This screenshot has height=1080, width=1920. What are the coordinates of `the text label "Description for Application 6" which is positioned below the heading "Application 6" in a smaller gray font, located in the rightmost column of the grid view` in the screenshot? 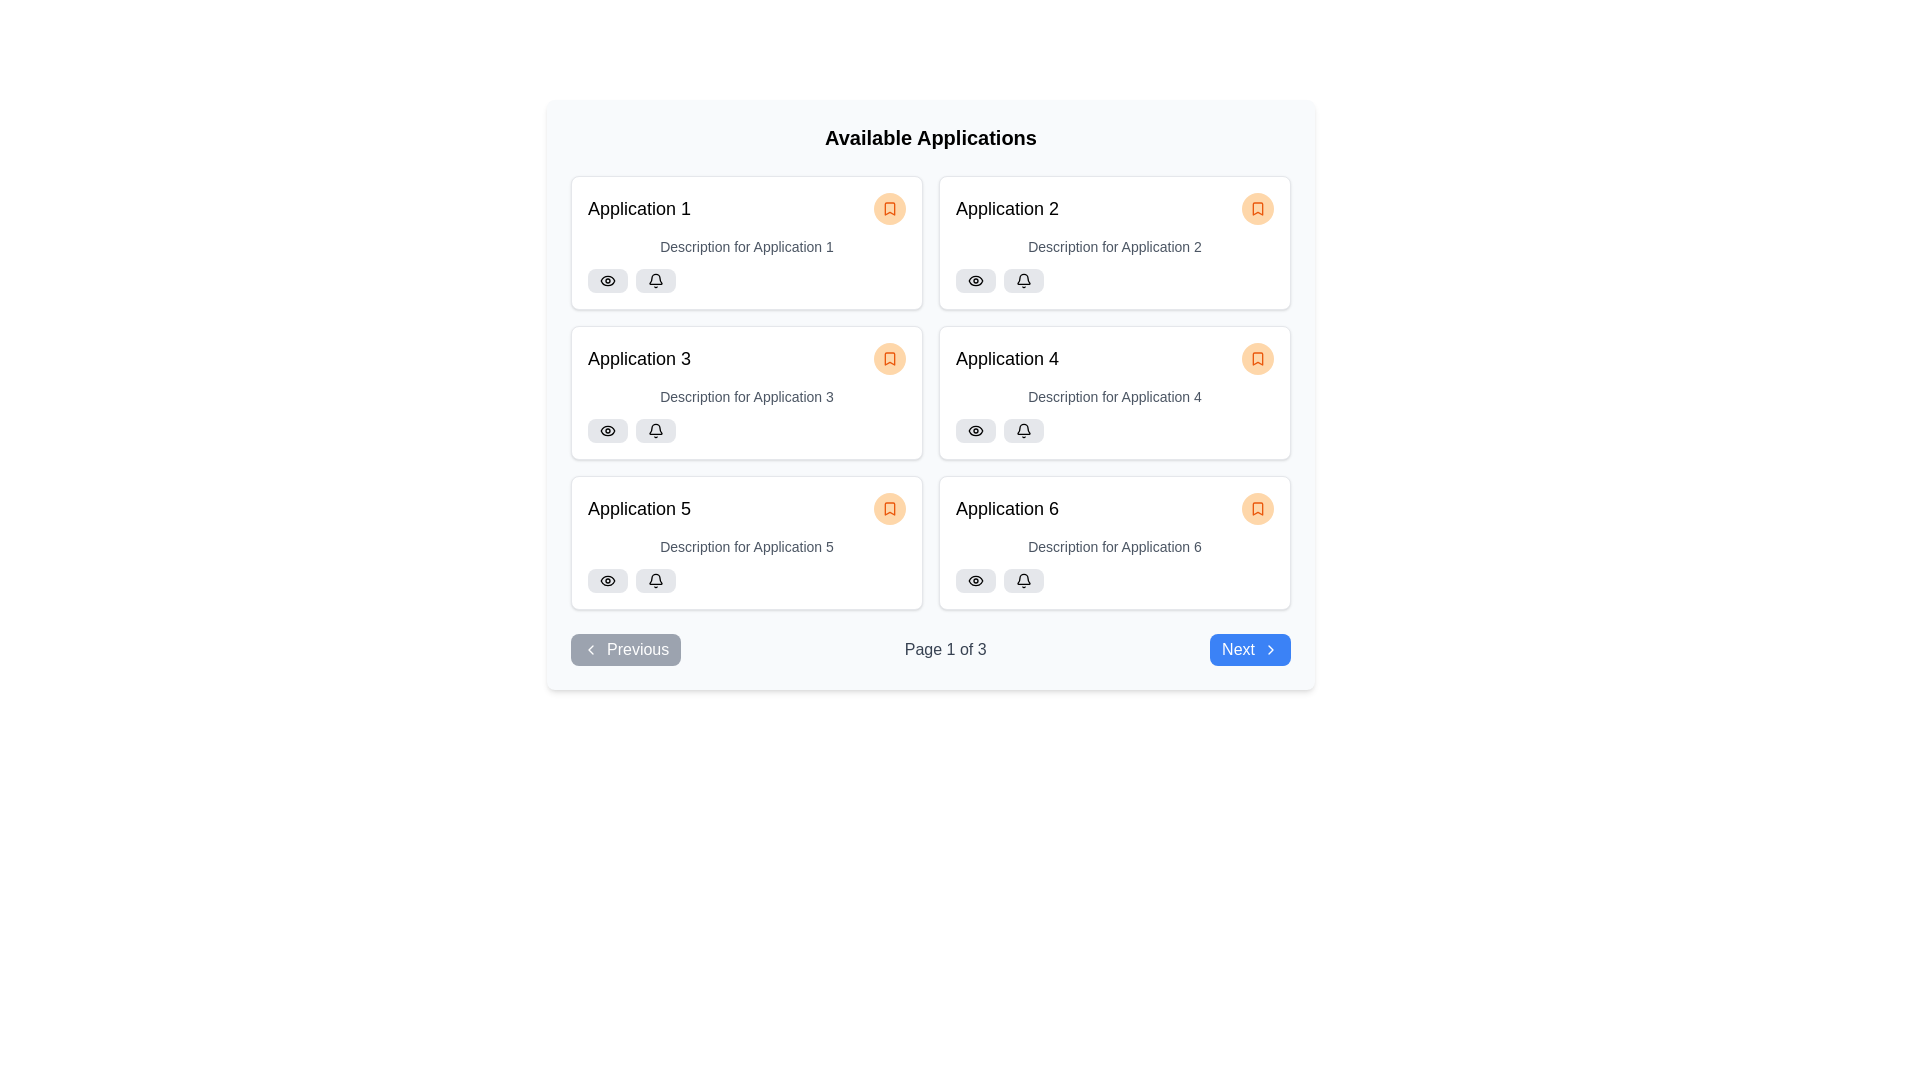 It's located at (1113, 547).